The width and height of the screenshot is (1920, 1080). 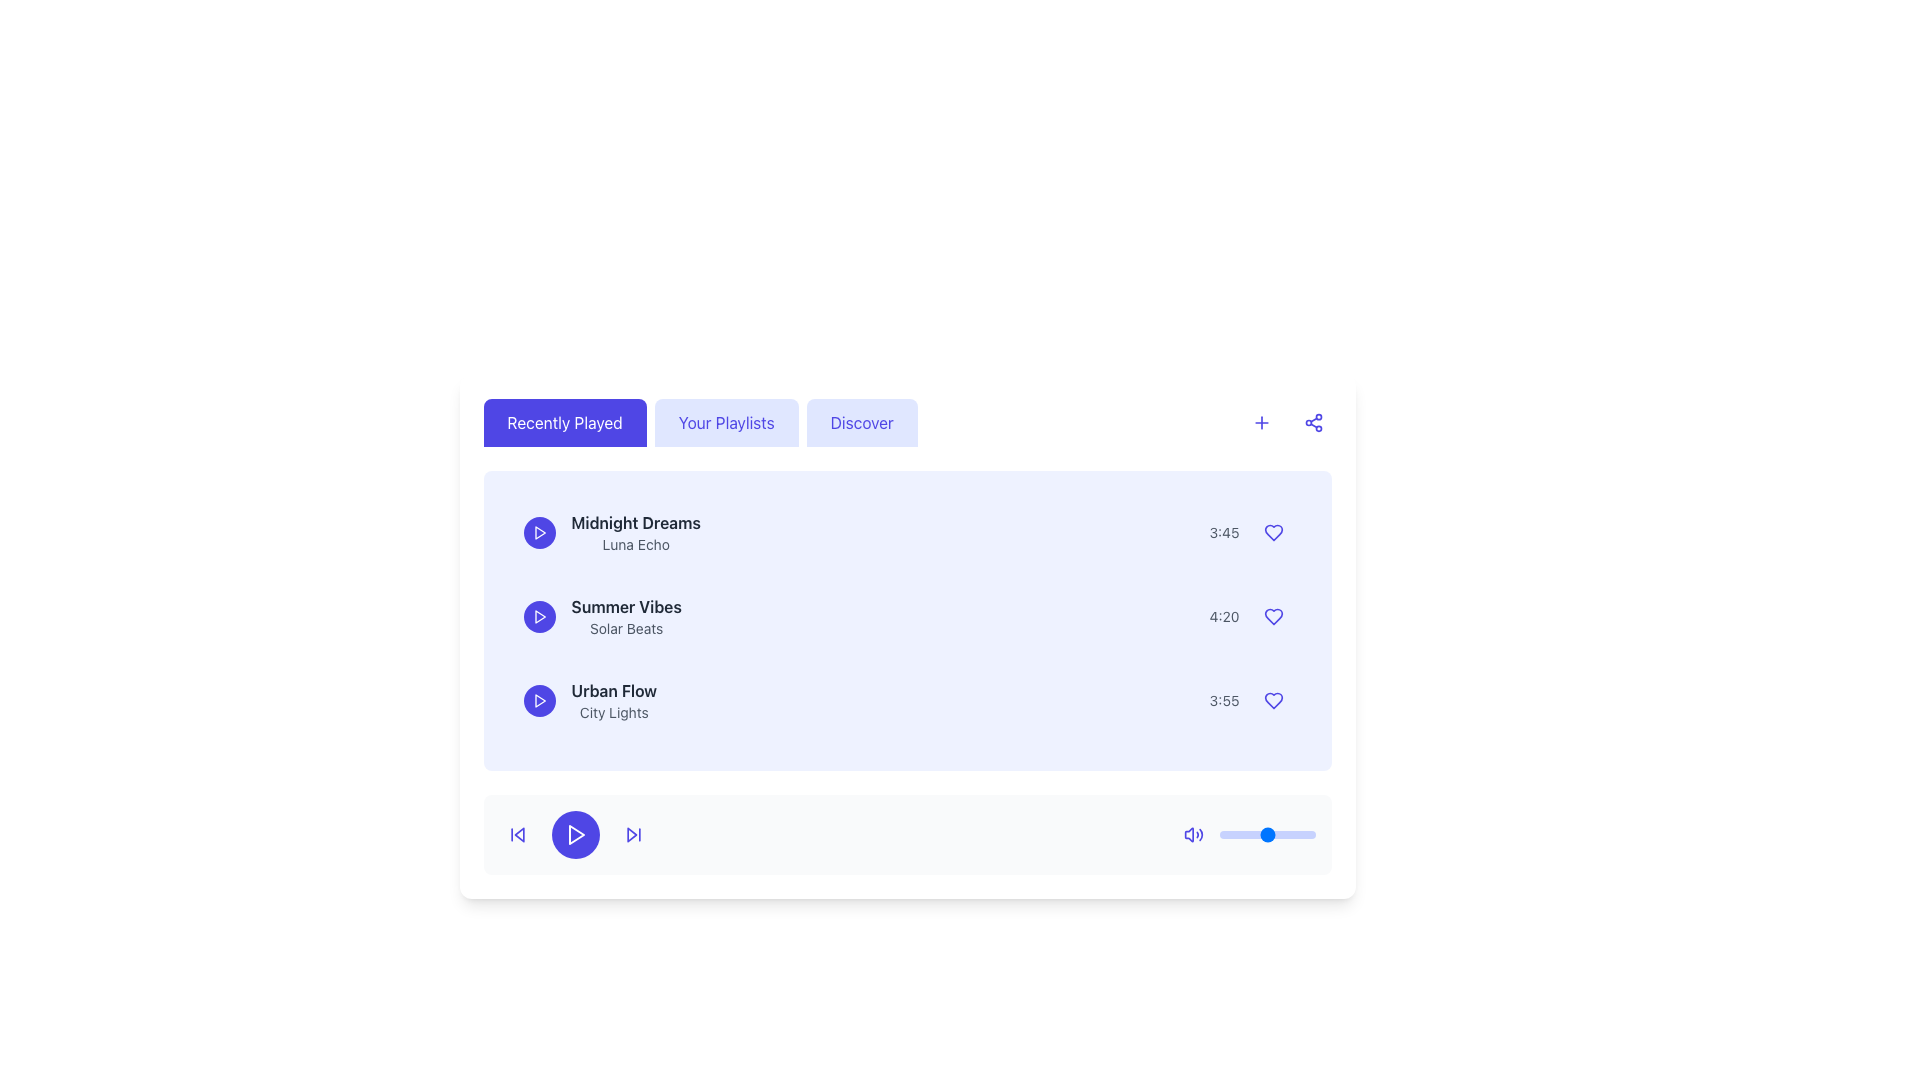 I want to click on the share button with an icon located in the top-right corner of the interface, so click(x=1313, y=422).